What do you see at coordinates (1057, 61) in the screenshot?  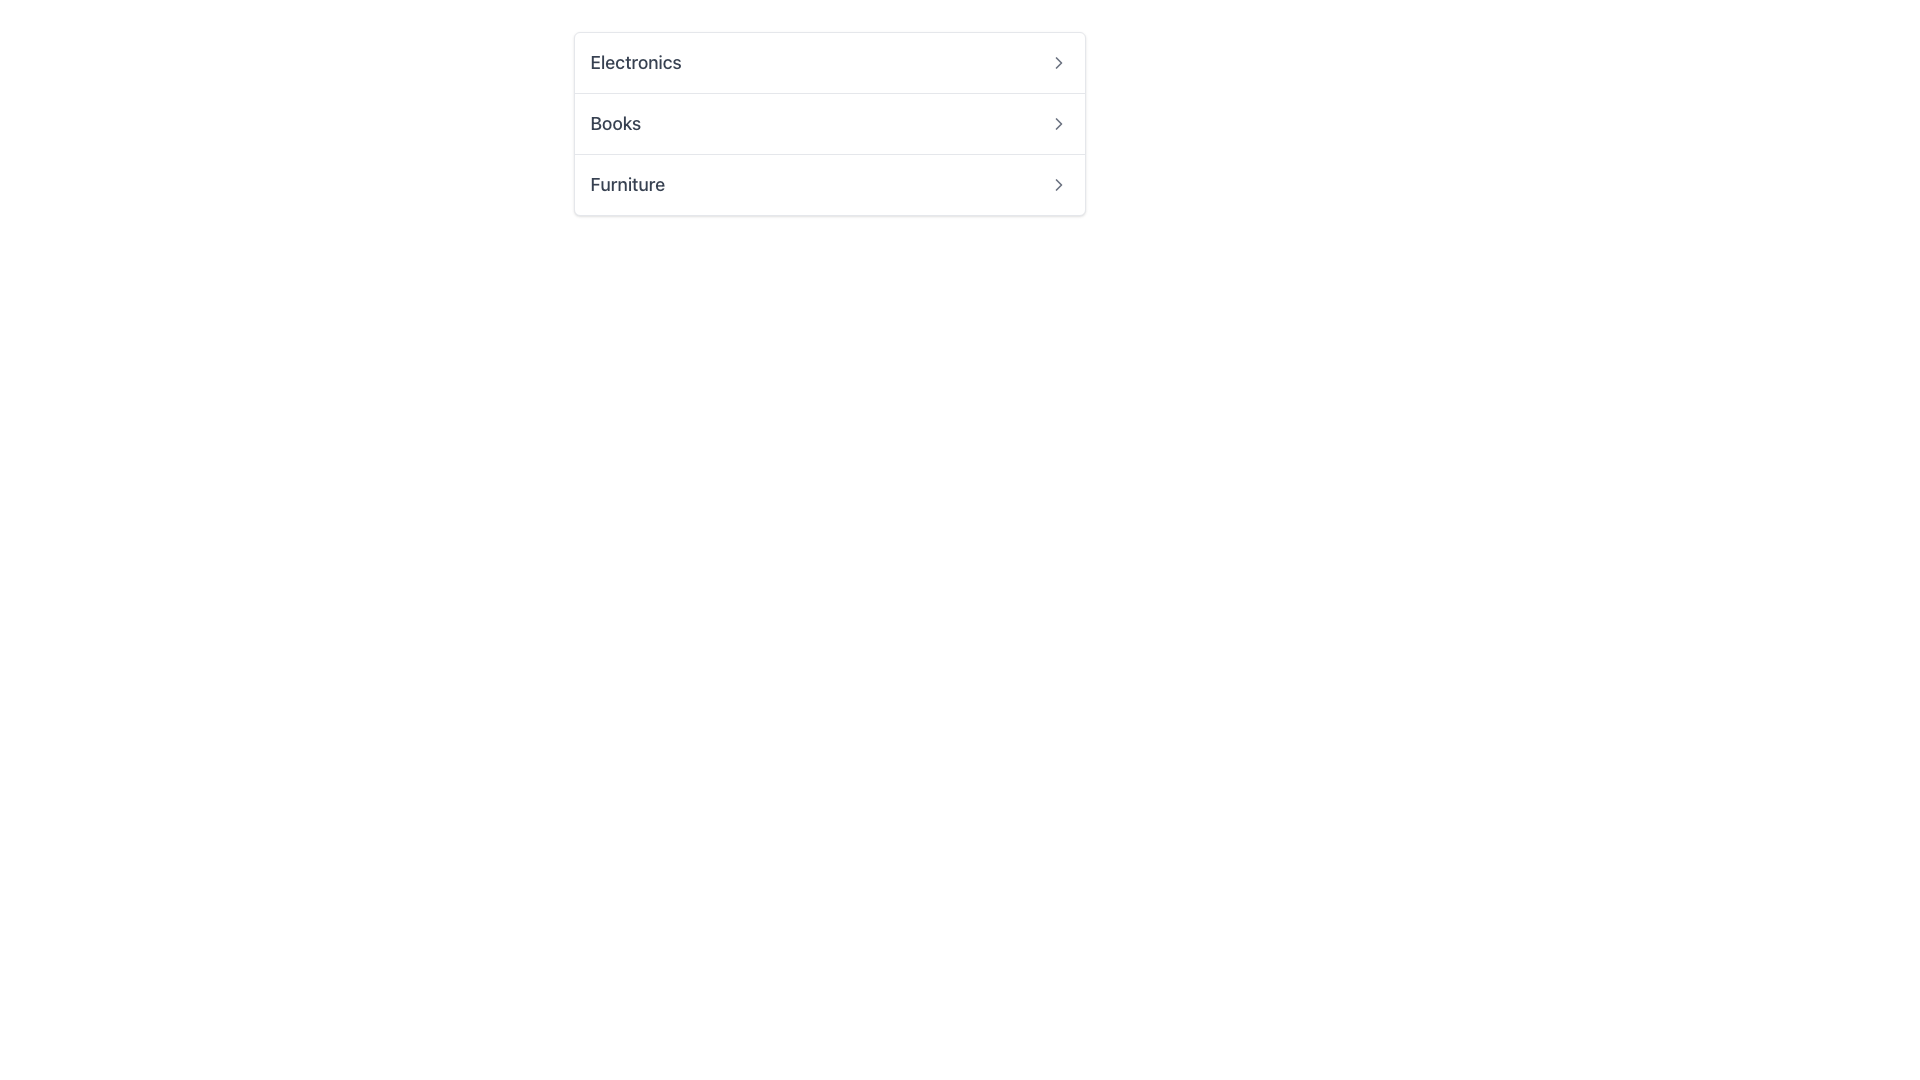 I see `the navigation icon associated with the 'Electronics' list item by moving the cursor to its center` at bounding box center [1057, 61].